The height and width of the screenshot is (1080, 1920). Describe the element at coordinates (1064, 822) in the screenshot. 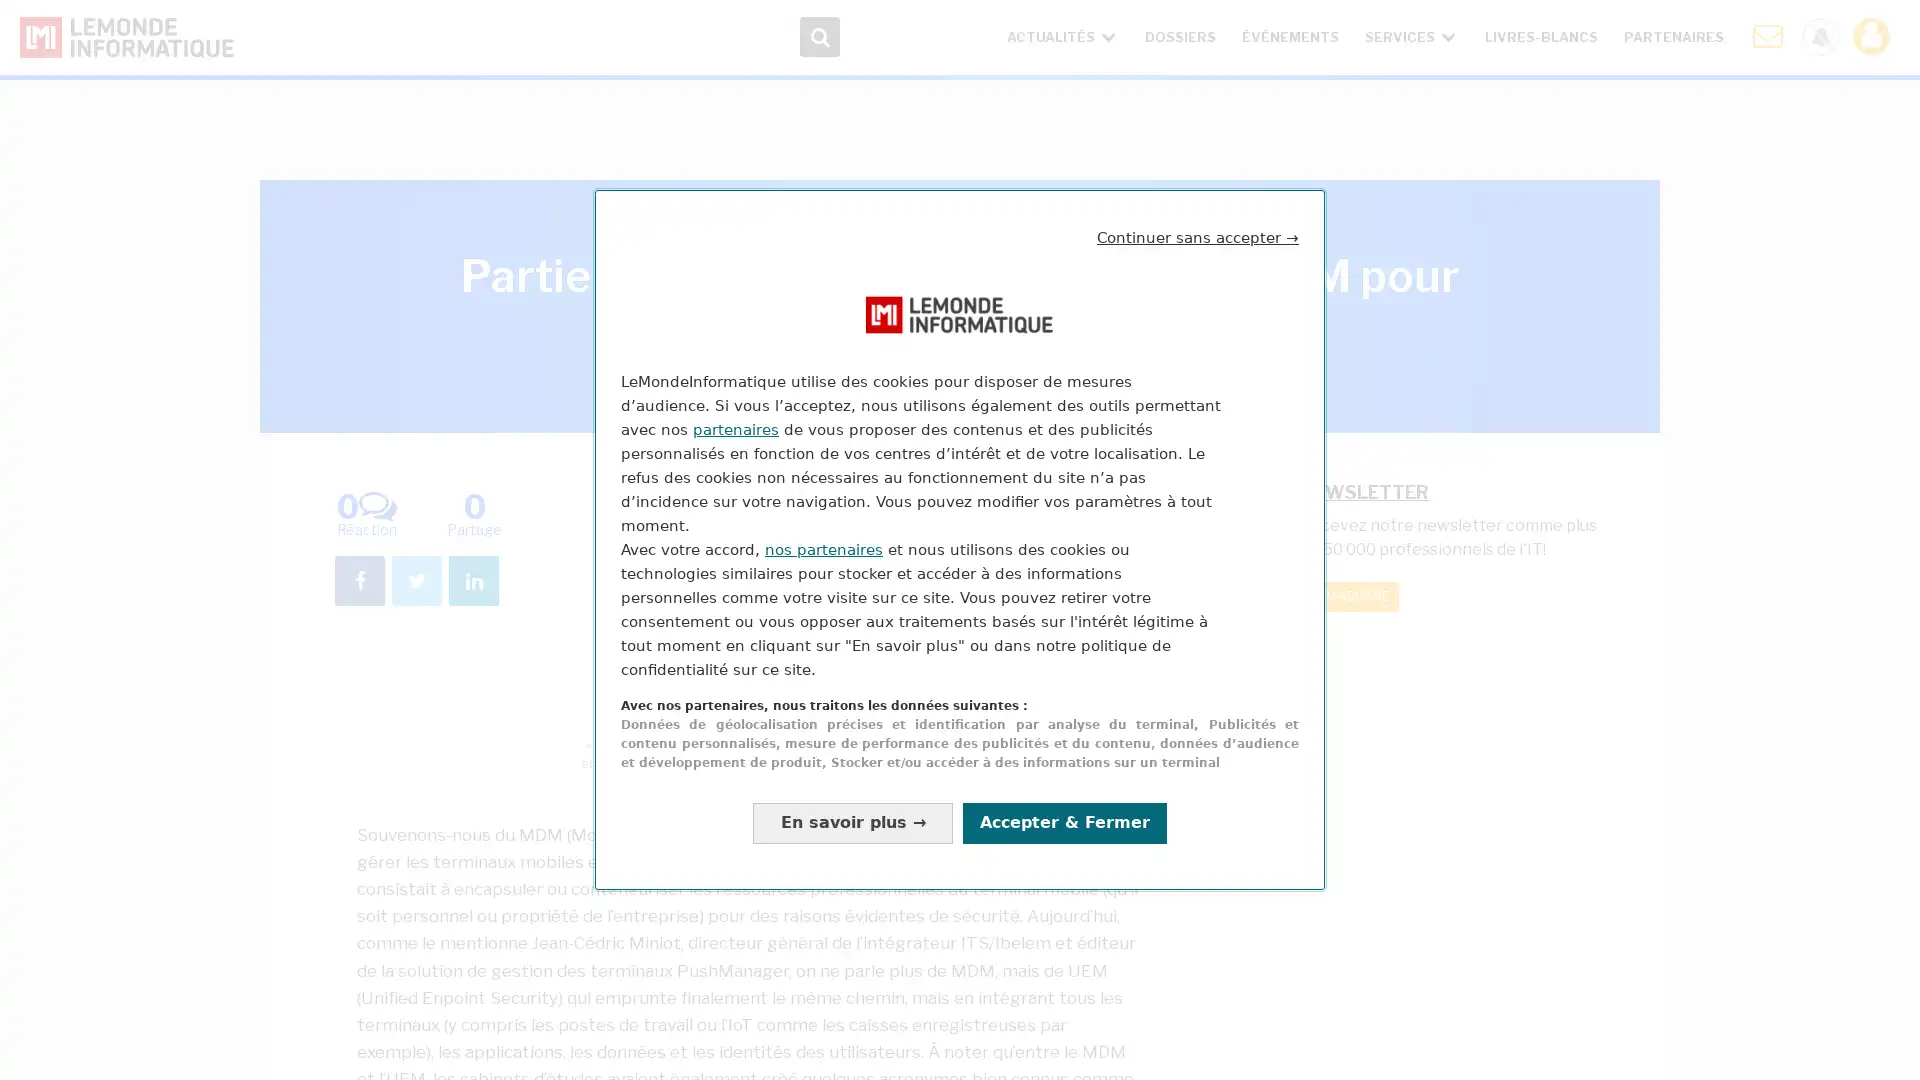

I see `Accepter notre traitement des donnees et fermer` at that location.